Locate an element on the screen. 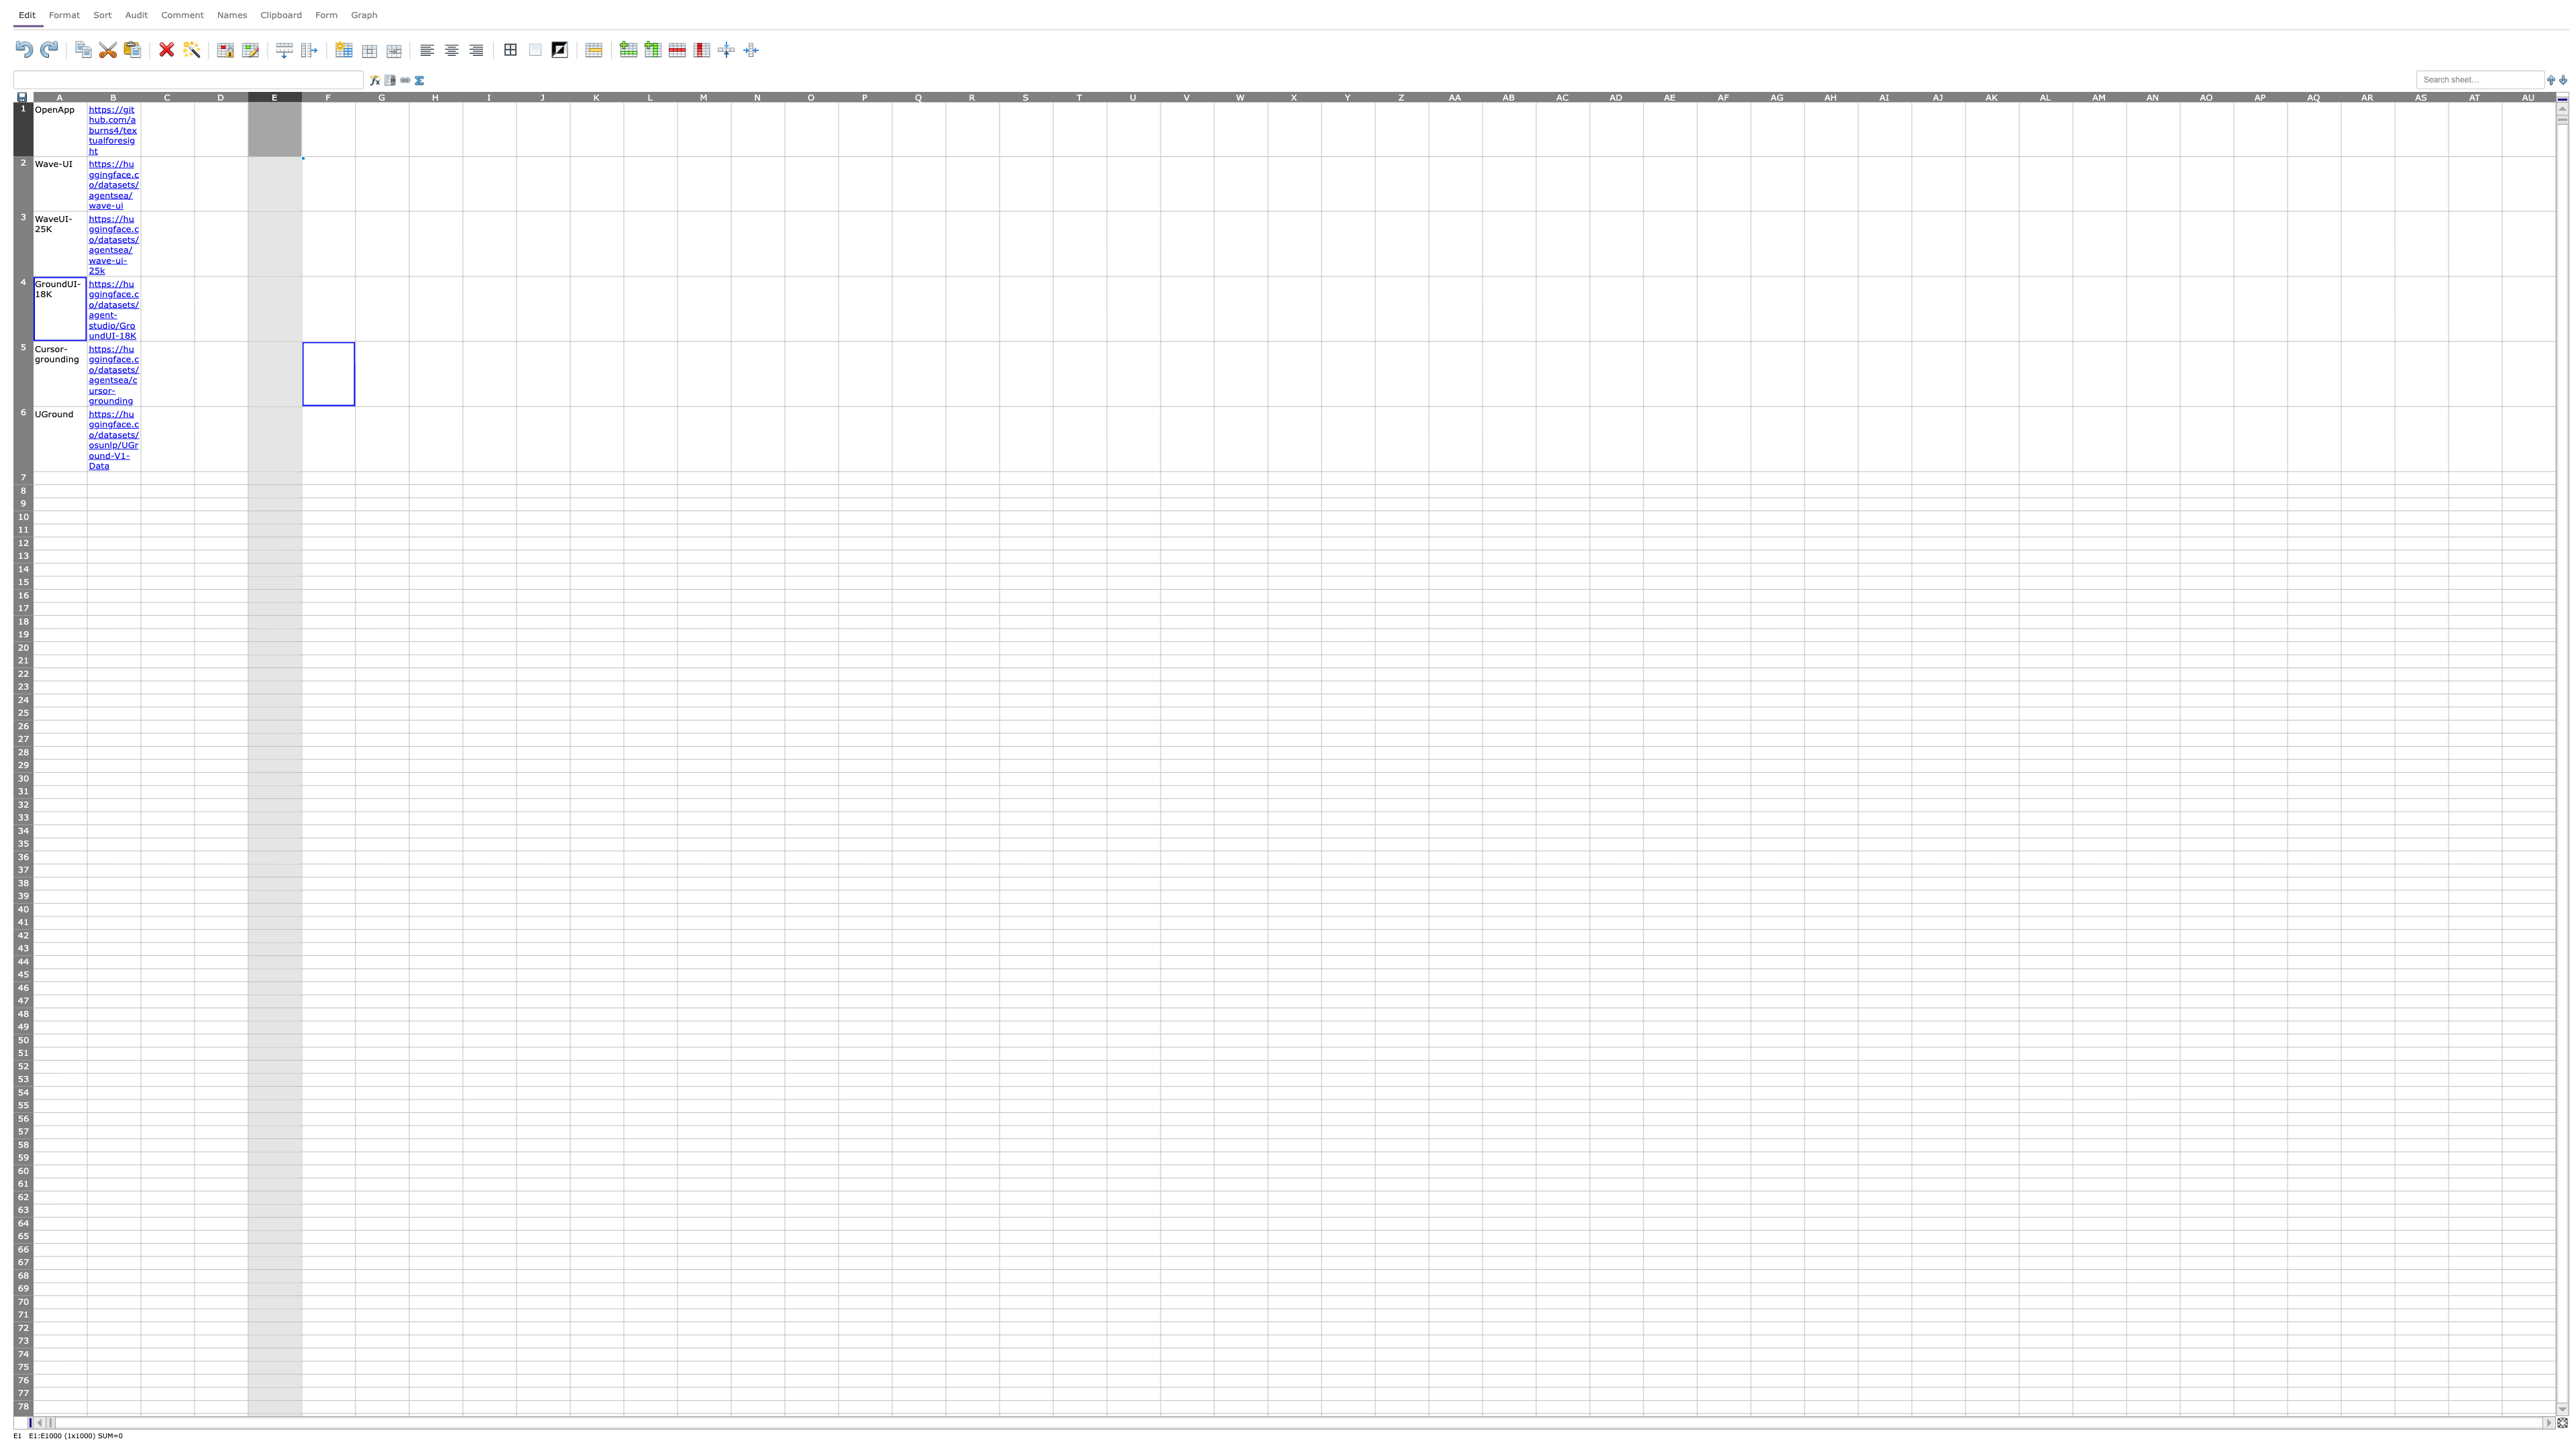 This screenshot has width=2576, height=1449. Move cursor to column F is located at coordinates (328, 95).